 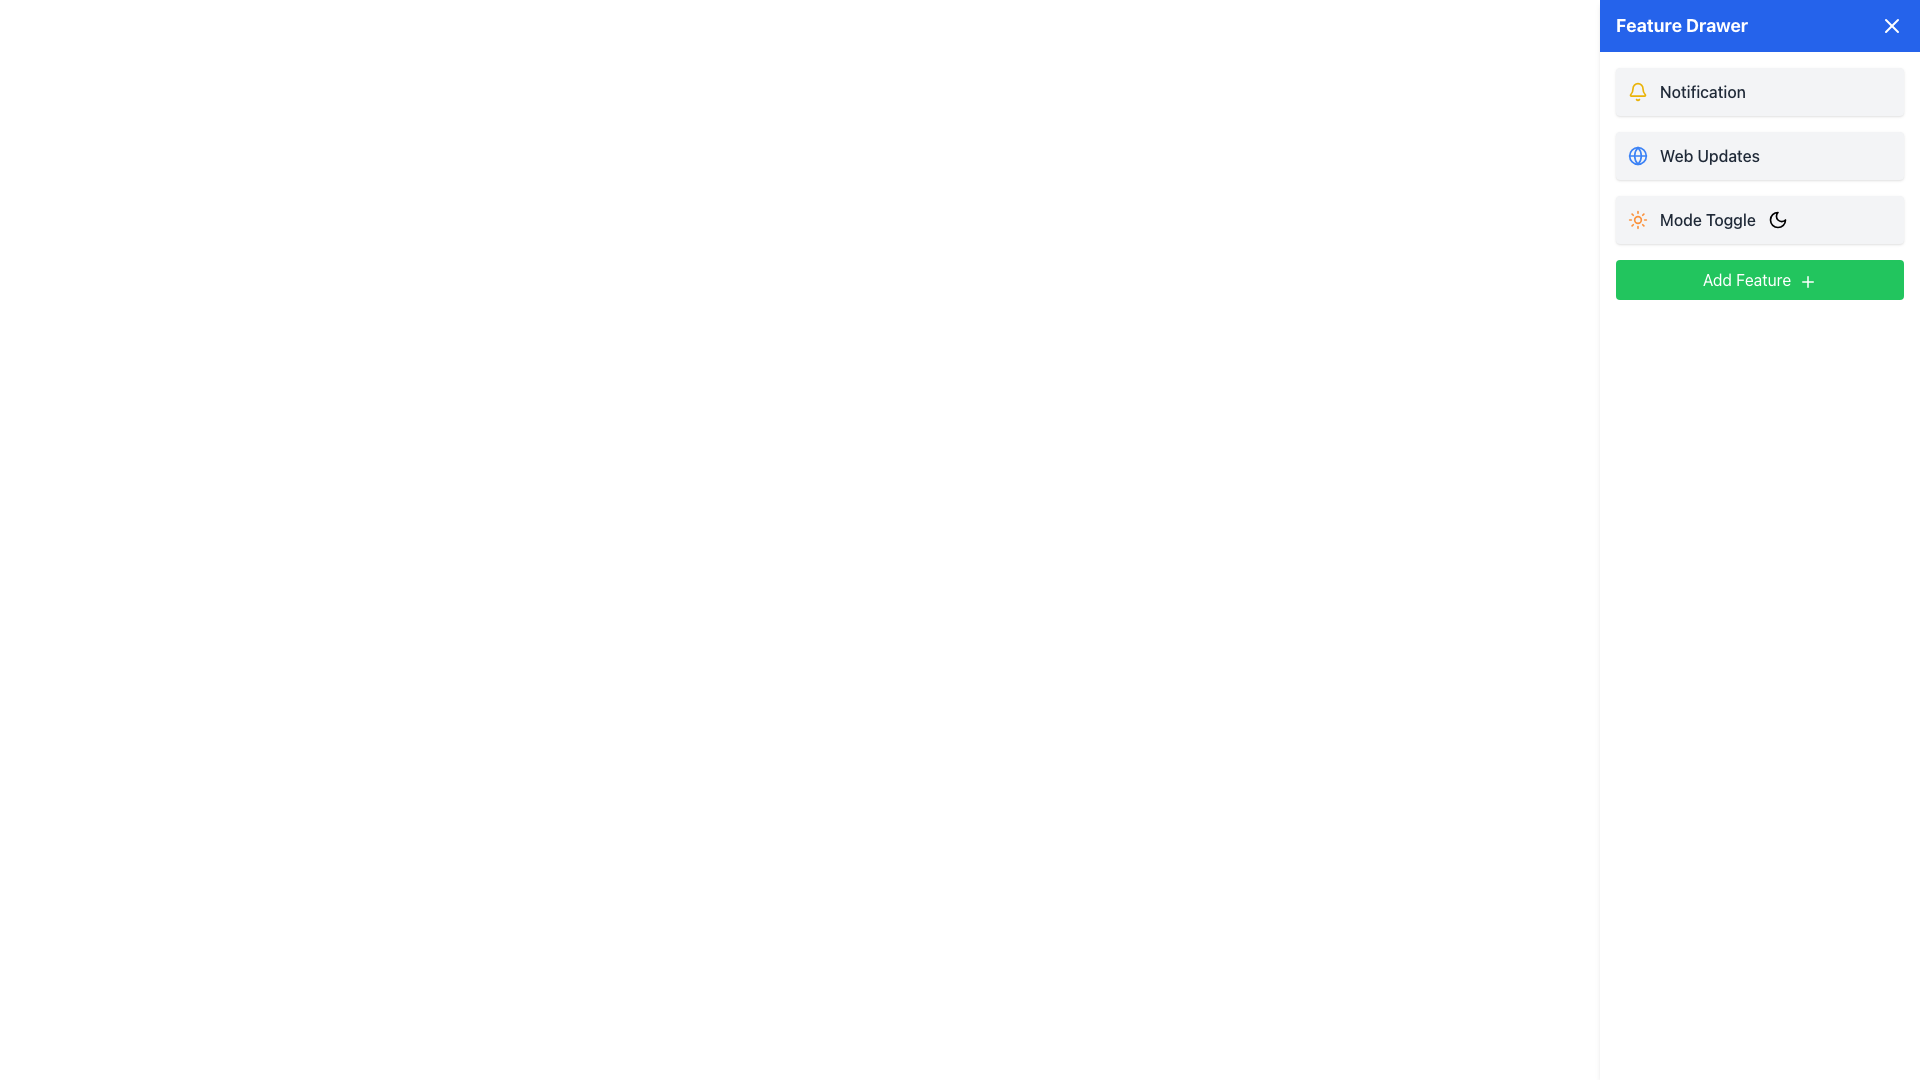 What do you see at coordinates (1681, 26) in the screenshot?
I see `the Text label that serves as the title for the drawer interface, positioned at the top of the right-hand side of the interface` at bounding box center [1681, 26].